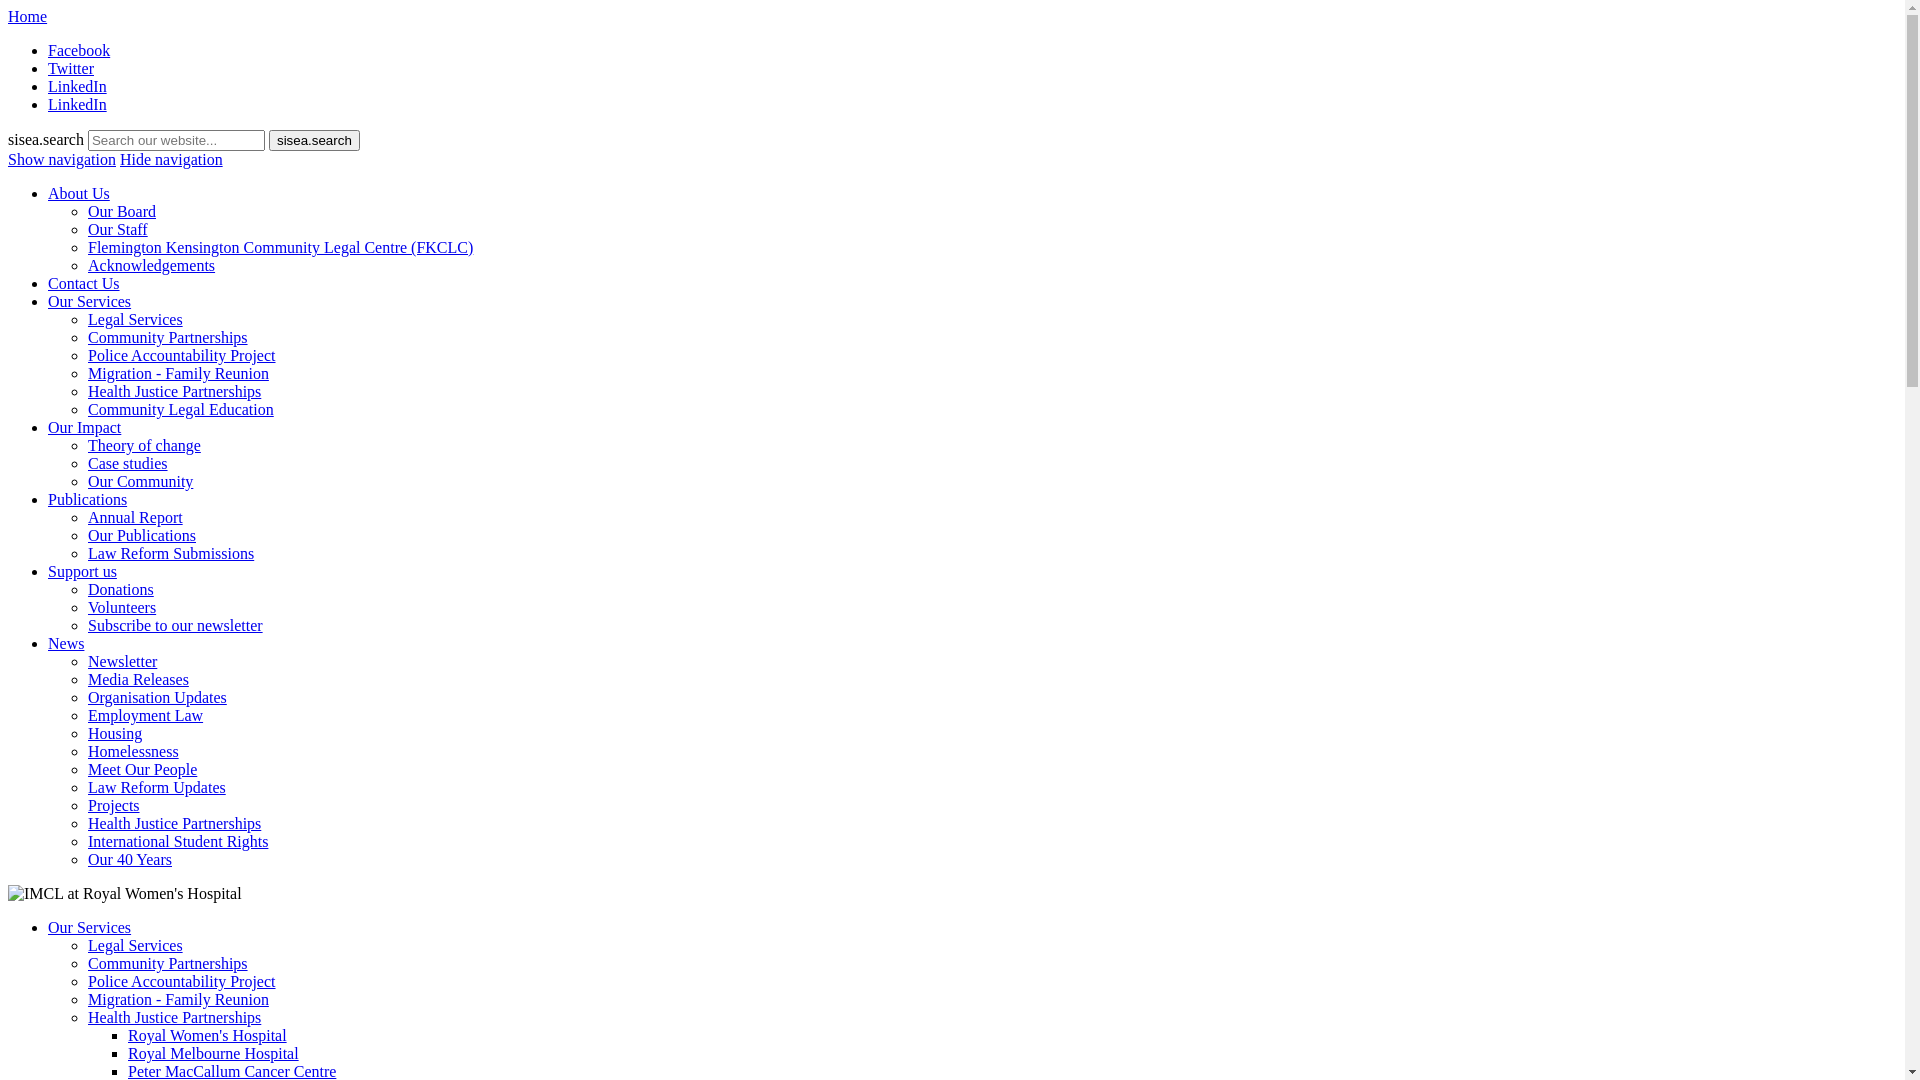 This screenshot has width=1920, height=1080. What do you see at coordinates (8, 158) in the screenshot?
I see `'Show navigation'` at bounding box center [8, 158].